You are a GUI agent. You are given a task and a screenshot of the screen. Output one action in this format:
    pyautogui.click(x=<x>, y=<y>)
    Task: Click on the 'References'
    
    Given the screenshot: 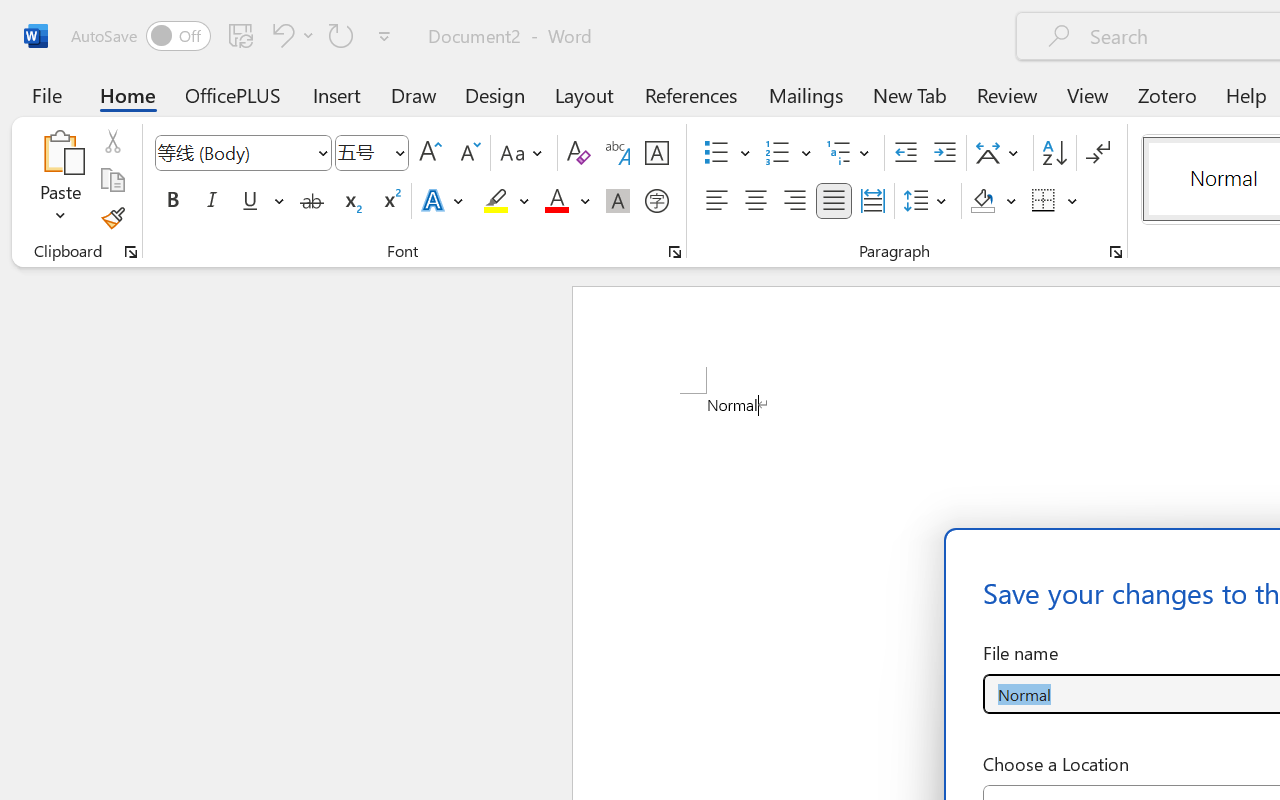 What is the action you would take?
    pyautogui.click(x=691, y=94)
    